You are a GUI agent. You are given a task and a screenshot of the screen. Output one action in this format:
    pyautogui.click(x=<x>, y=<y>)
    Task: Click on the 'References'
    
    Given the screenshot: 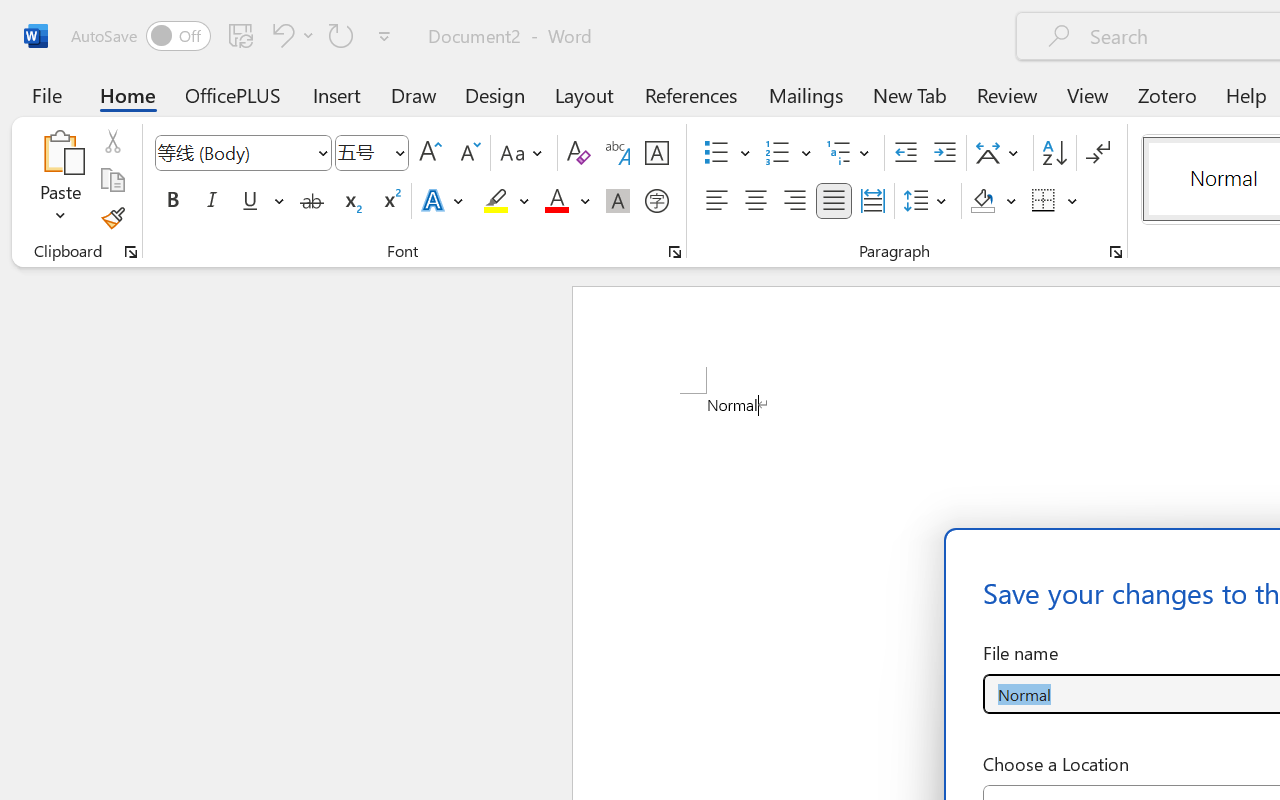 What is the action you would take?
    pyautogui.click(x=691, y=94)
    